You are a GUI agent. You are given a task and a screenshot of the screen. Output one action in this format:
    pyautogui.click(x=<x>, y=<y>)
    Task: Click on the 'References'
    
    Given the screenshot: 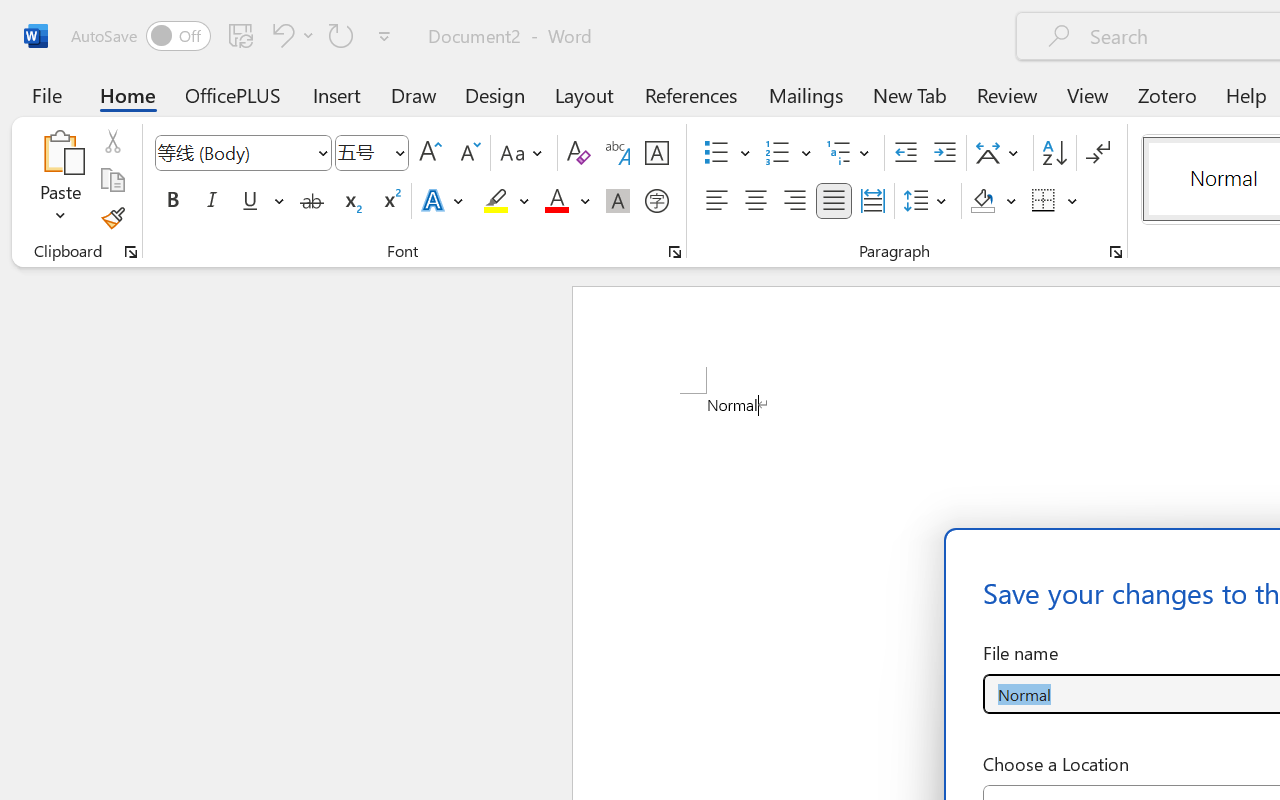 What is the action you would take?
    pyautogui.click(x=691, y=94)
    